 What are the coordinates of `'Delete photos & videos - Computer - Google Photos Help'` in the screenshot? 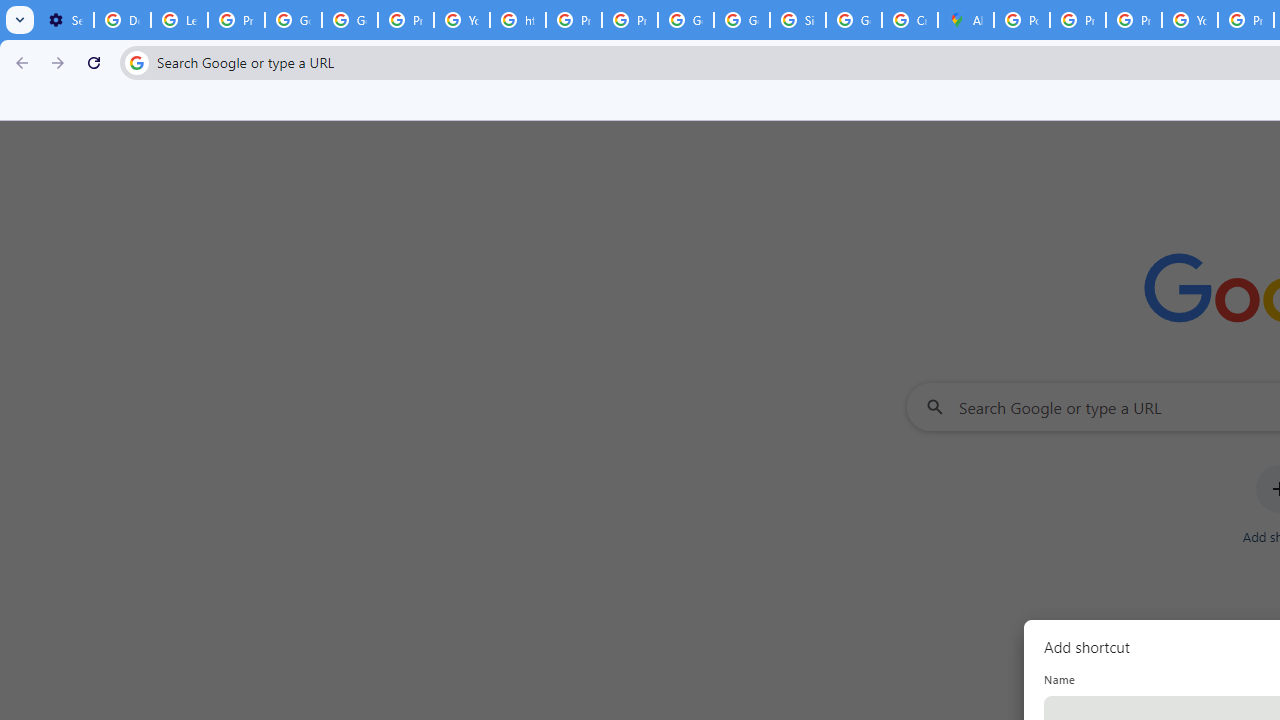 It's located at (121, 20).